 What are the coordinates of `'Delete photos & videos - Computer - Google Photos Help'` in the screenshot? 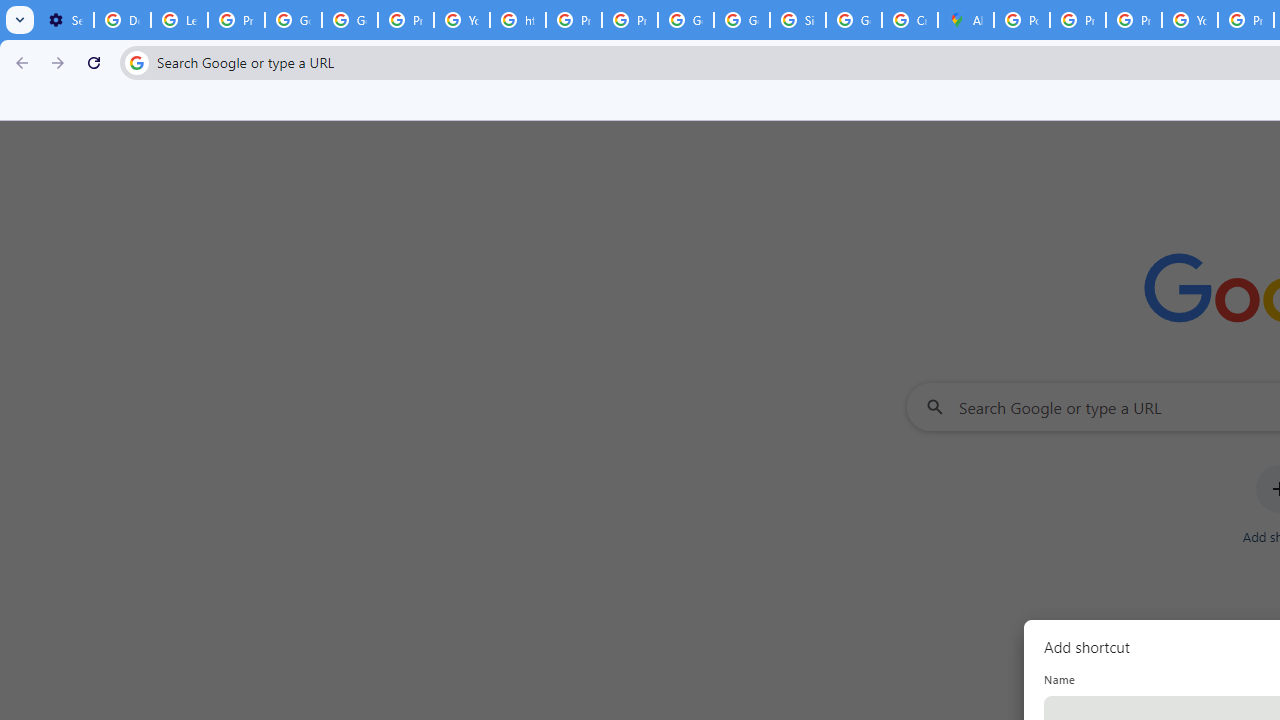 It's located at (121, 20).